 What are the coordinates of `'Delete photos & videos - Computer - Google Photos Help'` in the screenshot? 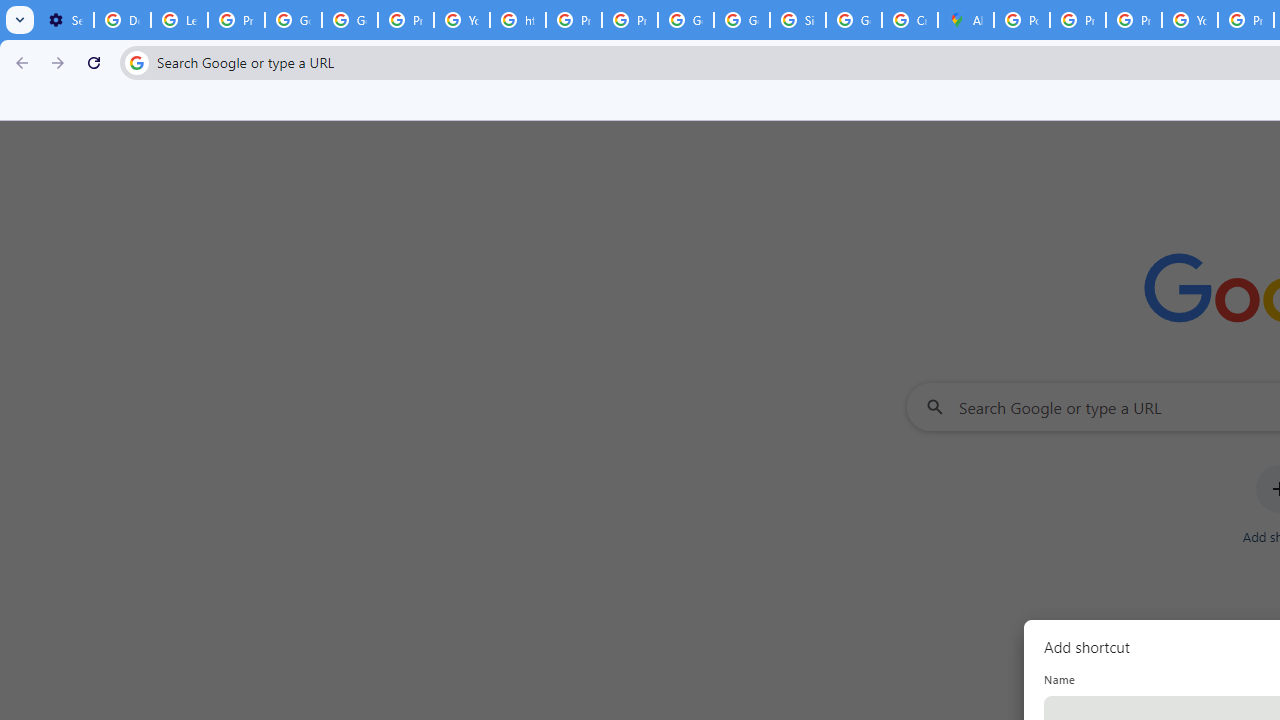 It's located at (121, 20).